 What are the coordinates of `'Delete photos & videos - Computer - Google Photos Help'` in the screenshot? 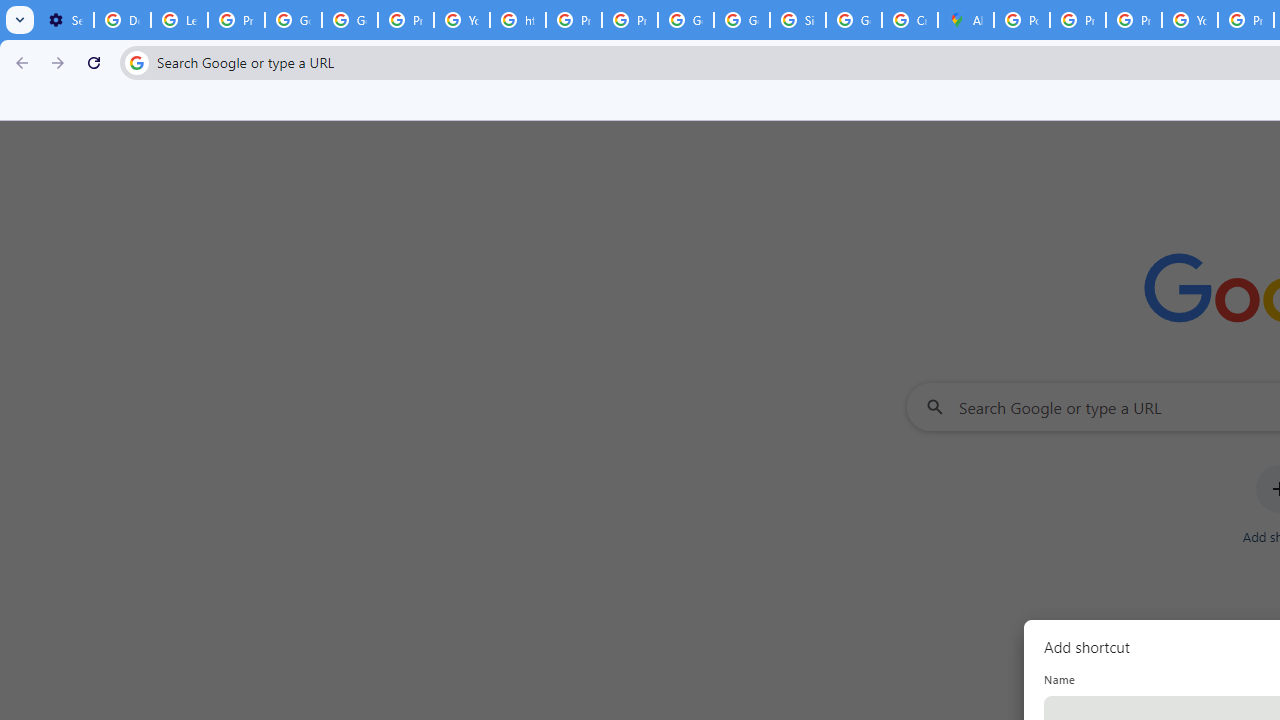 It's located at (121, 20).